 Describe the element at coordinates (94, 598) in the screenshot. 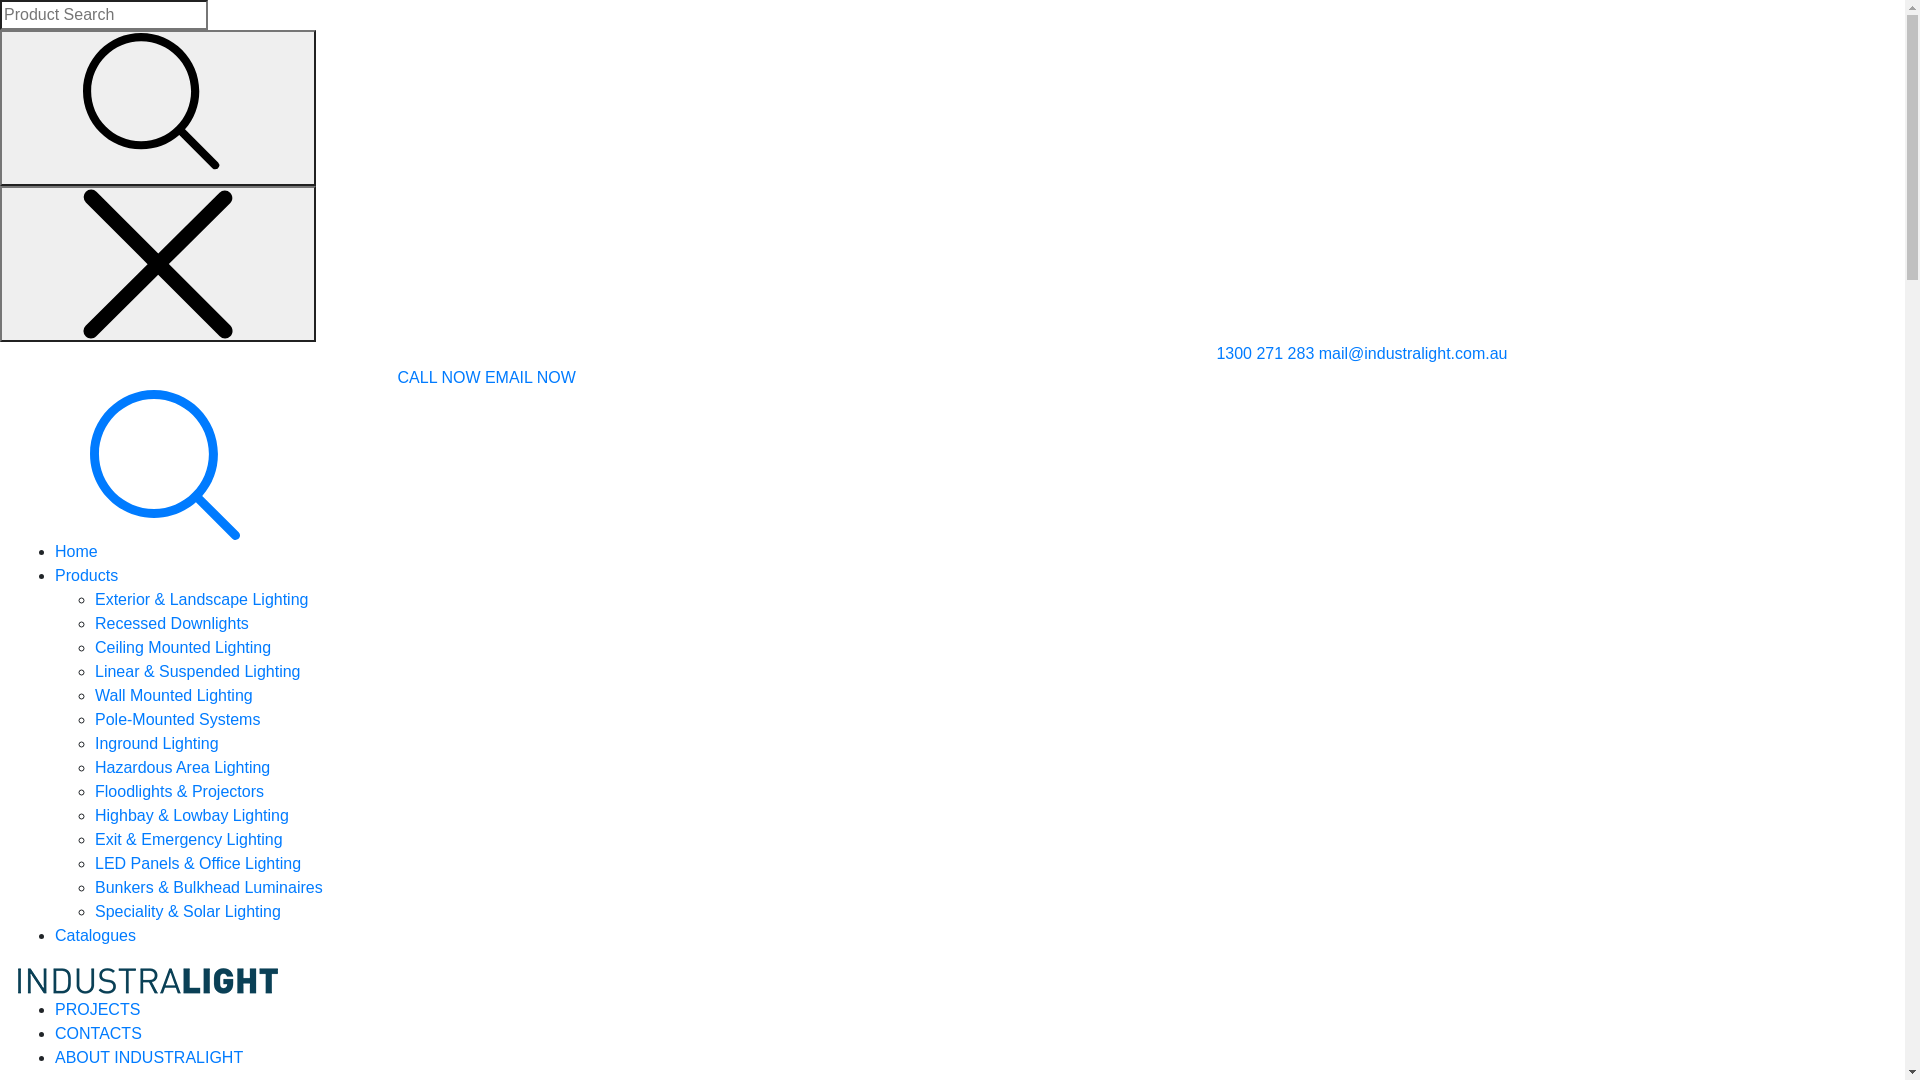

I see `'Exterior & Landscape Lighting'` at that location.